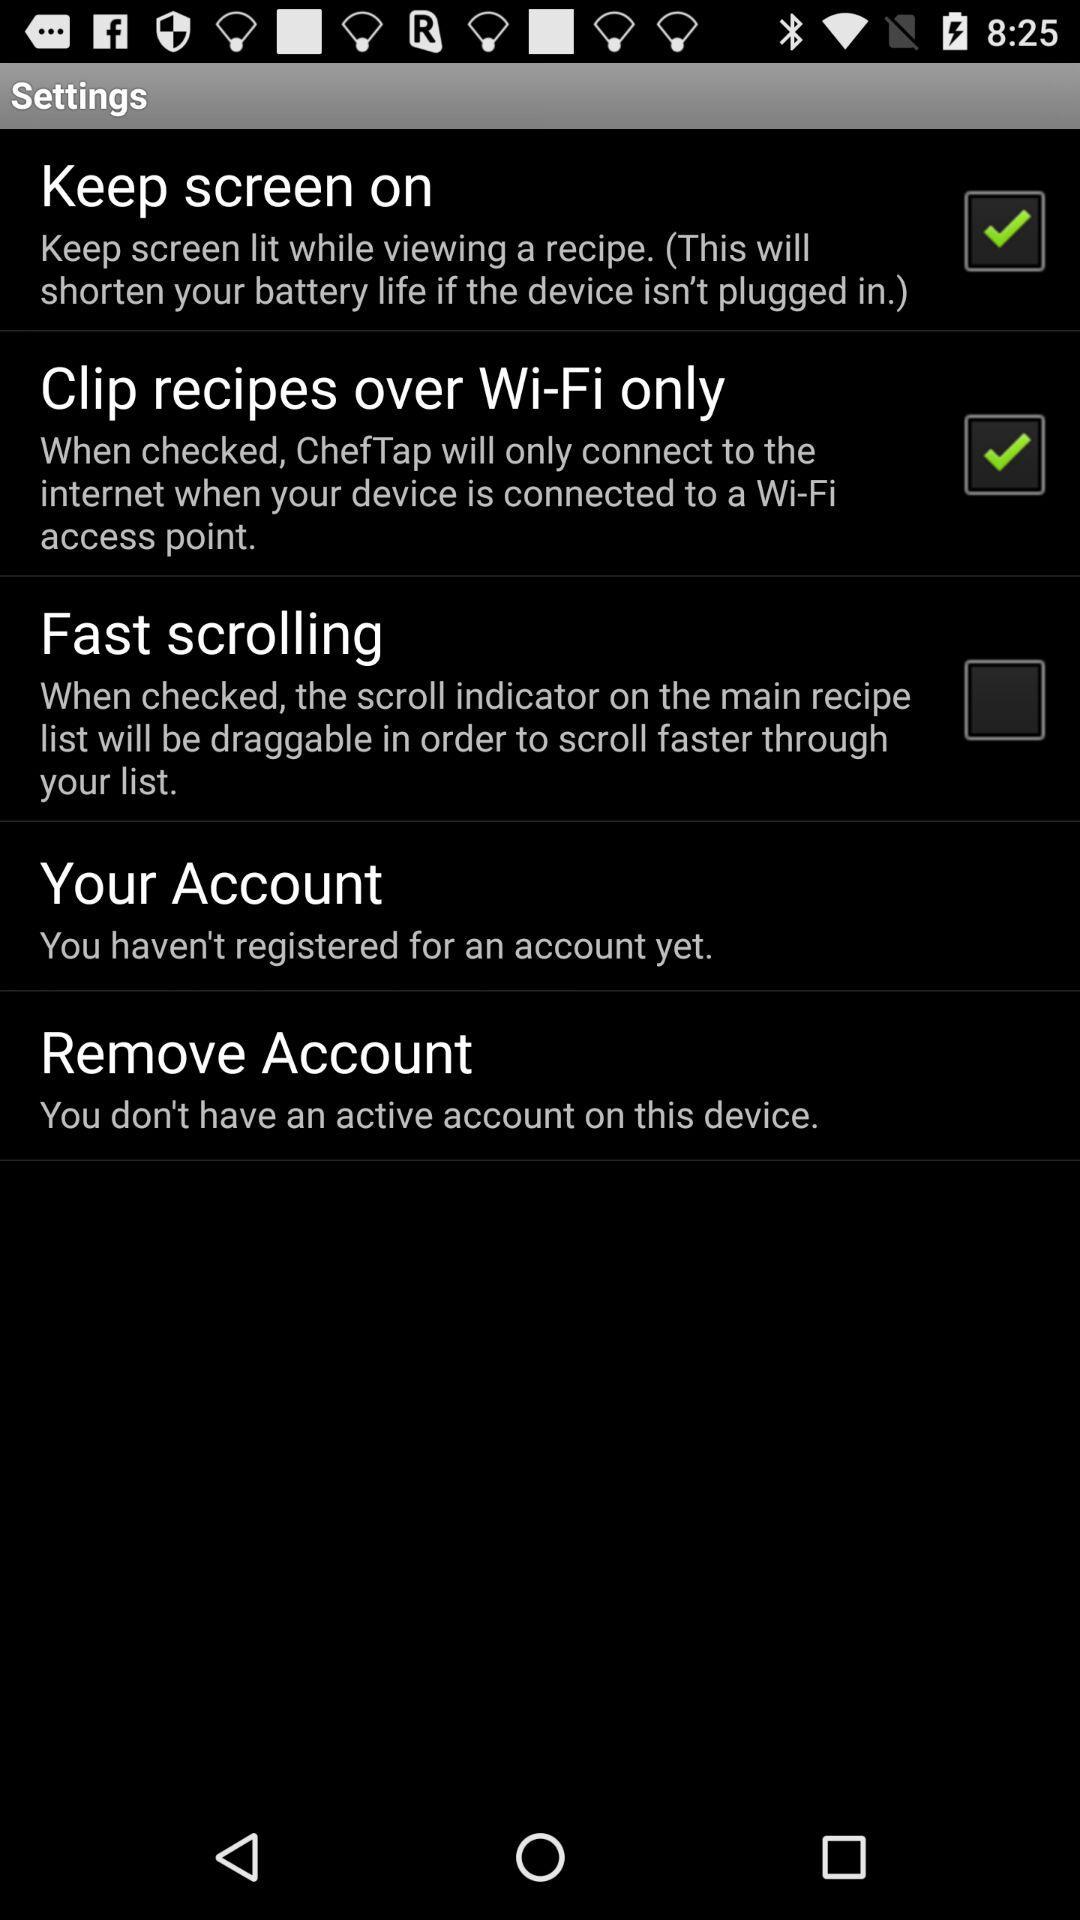  What do you see at coordinates (382, 385) in the screenshot?
I see `the app above the when checked cheftap item` at bounding box center [382, 385].